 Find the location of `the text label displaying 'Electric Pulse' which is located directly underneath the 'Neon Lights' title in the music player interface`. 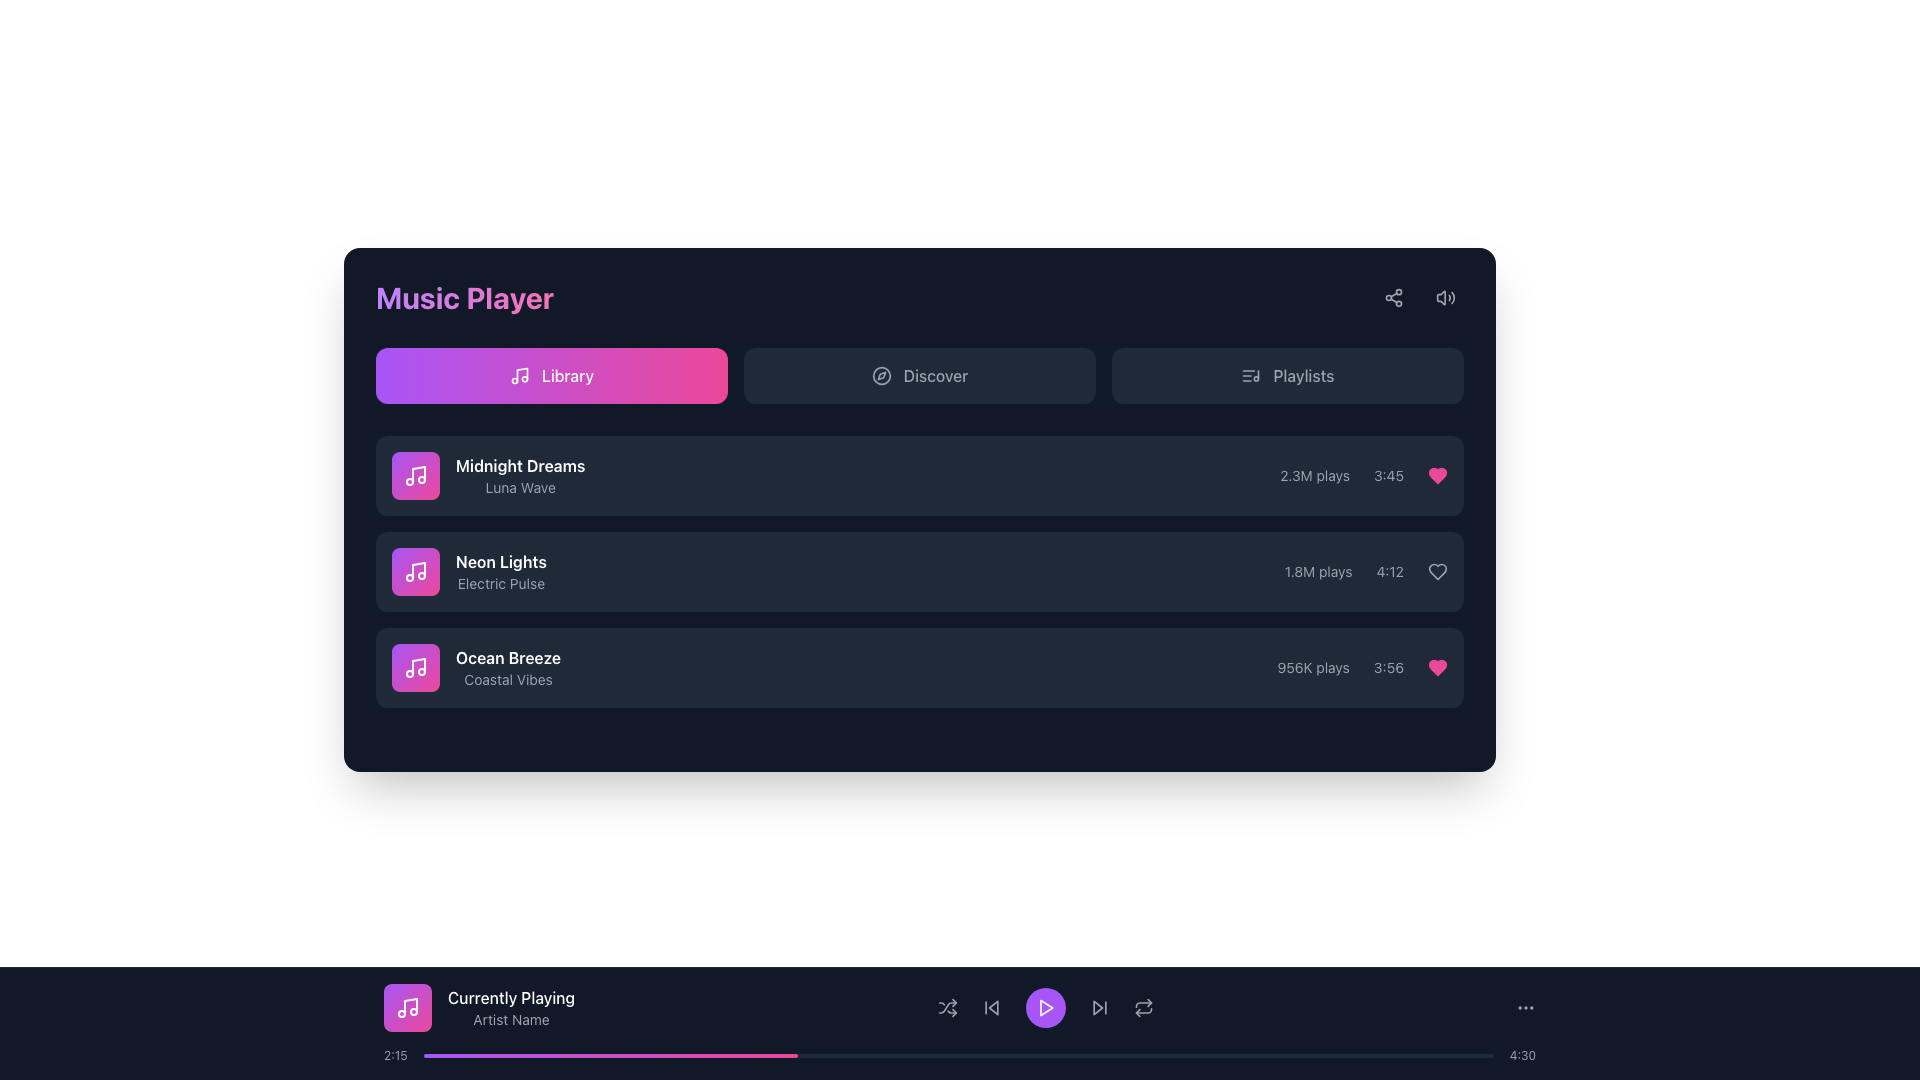

the text label displaying 'Electric Pulse' which is located directly underneath the 'Neon Lights' title in the music player interface is located at coordinates (501, 583).